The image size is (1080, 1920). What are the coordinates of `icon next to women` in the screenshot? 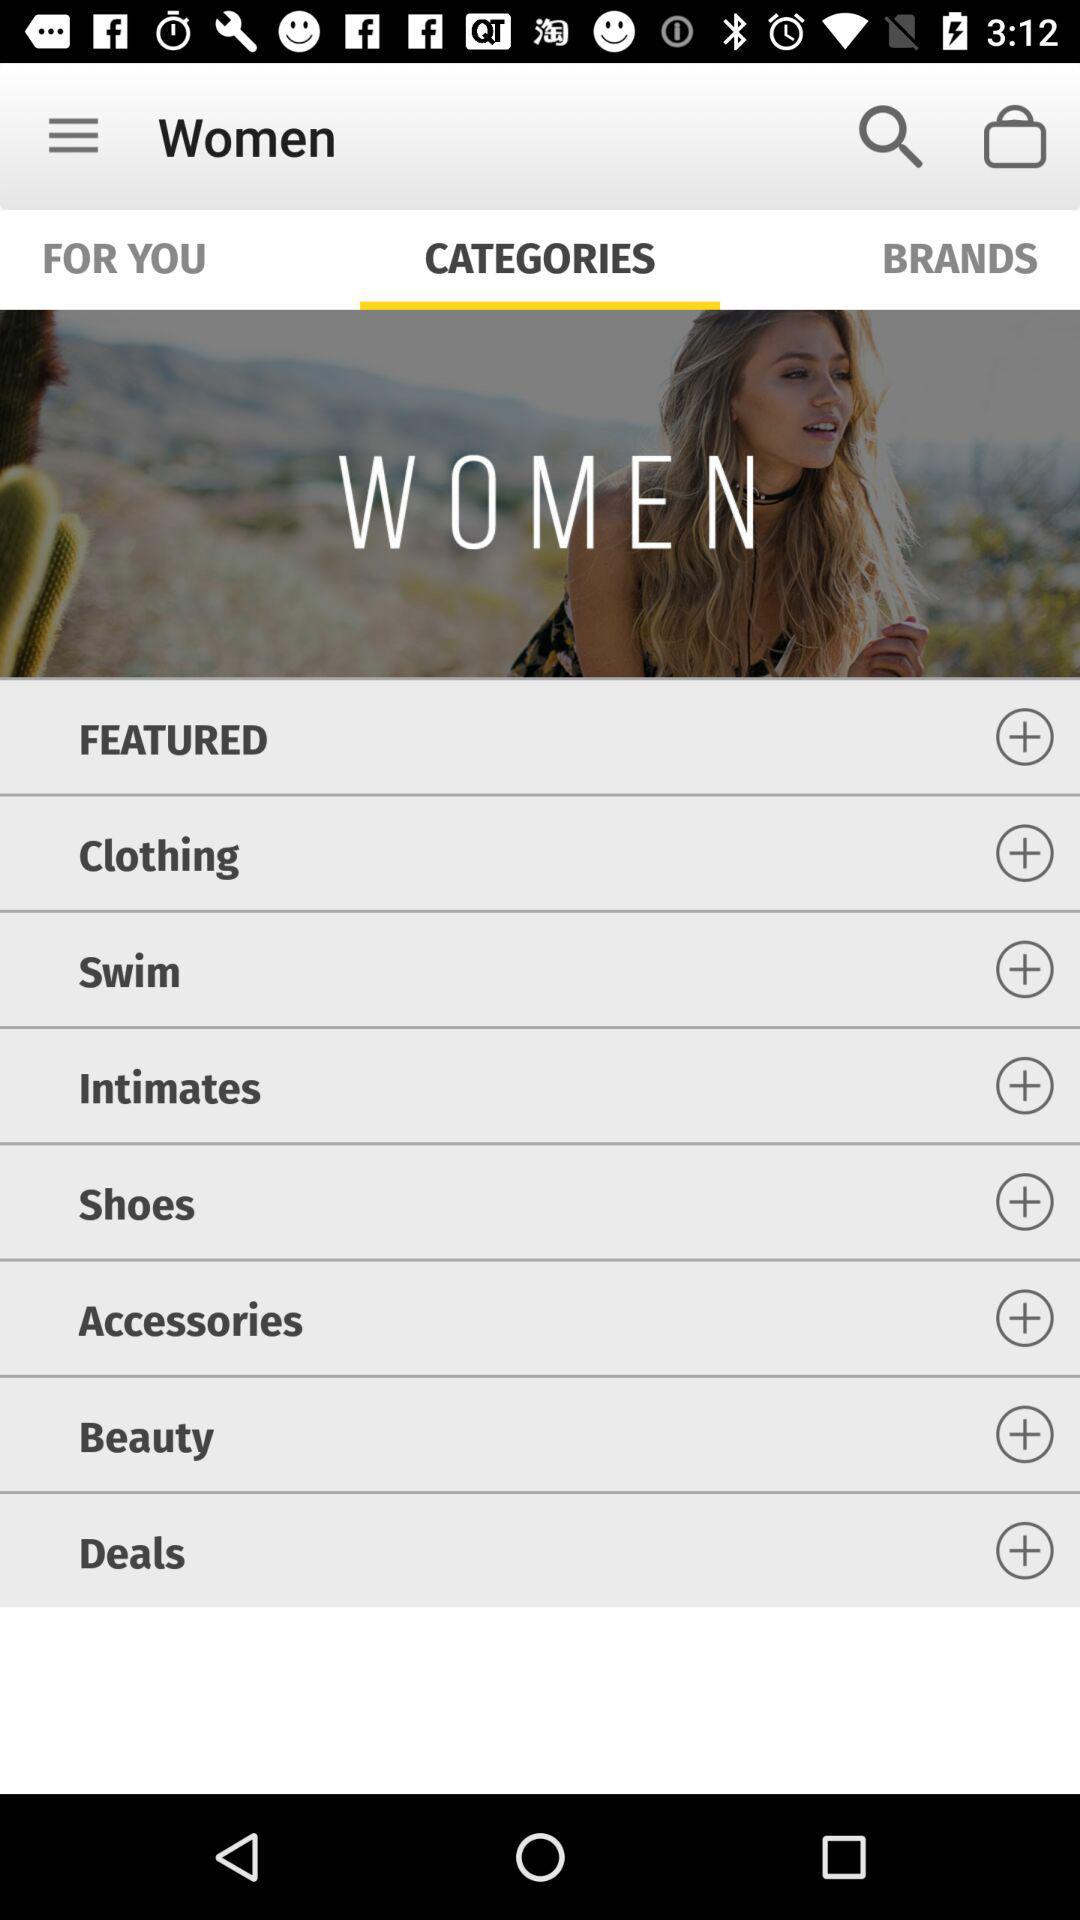 It's located at (72, 135).